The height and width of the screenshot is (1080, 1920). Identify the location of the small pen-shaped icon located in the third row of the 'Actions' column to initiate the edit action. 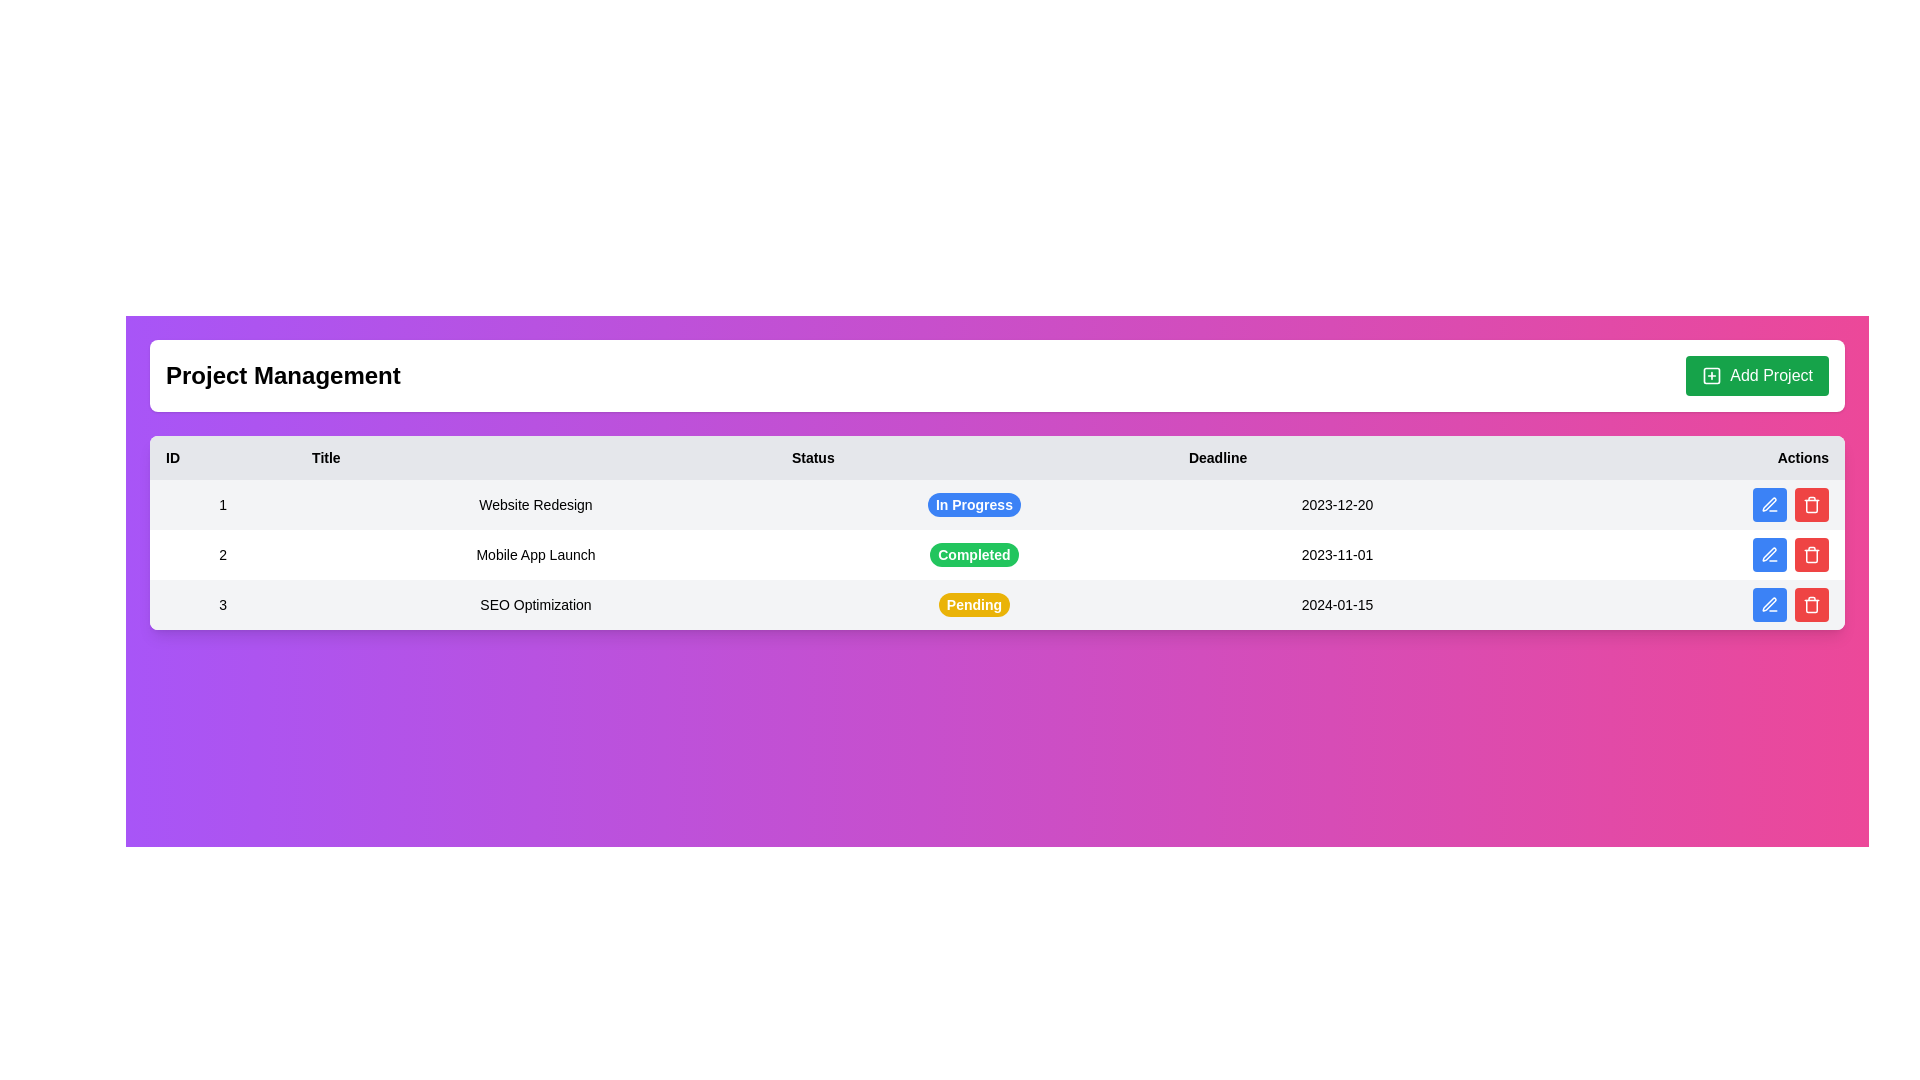
(1769, 503).